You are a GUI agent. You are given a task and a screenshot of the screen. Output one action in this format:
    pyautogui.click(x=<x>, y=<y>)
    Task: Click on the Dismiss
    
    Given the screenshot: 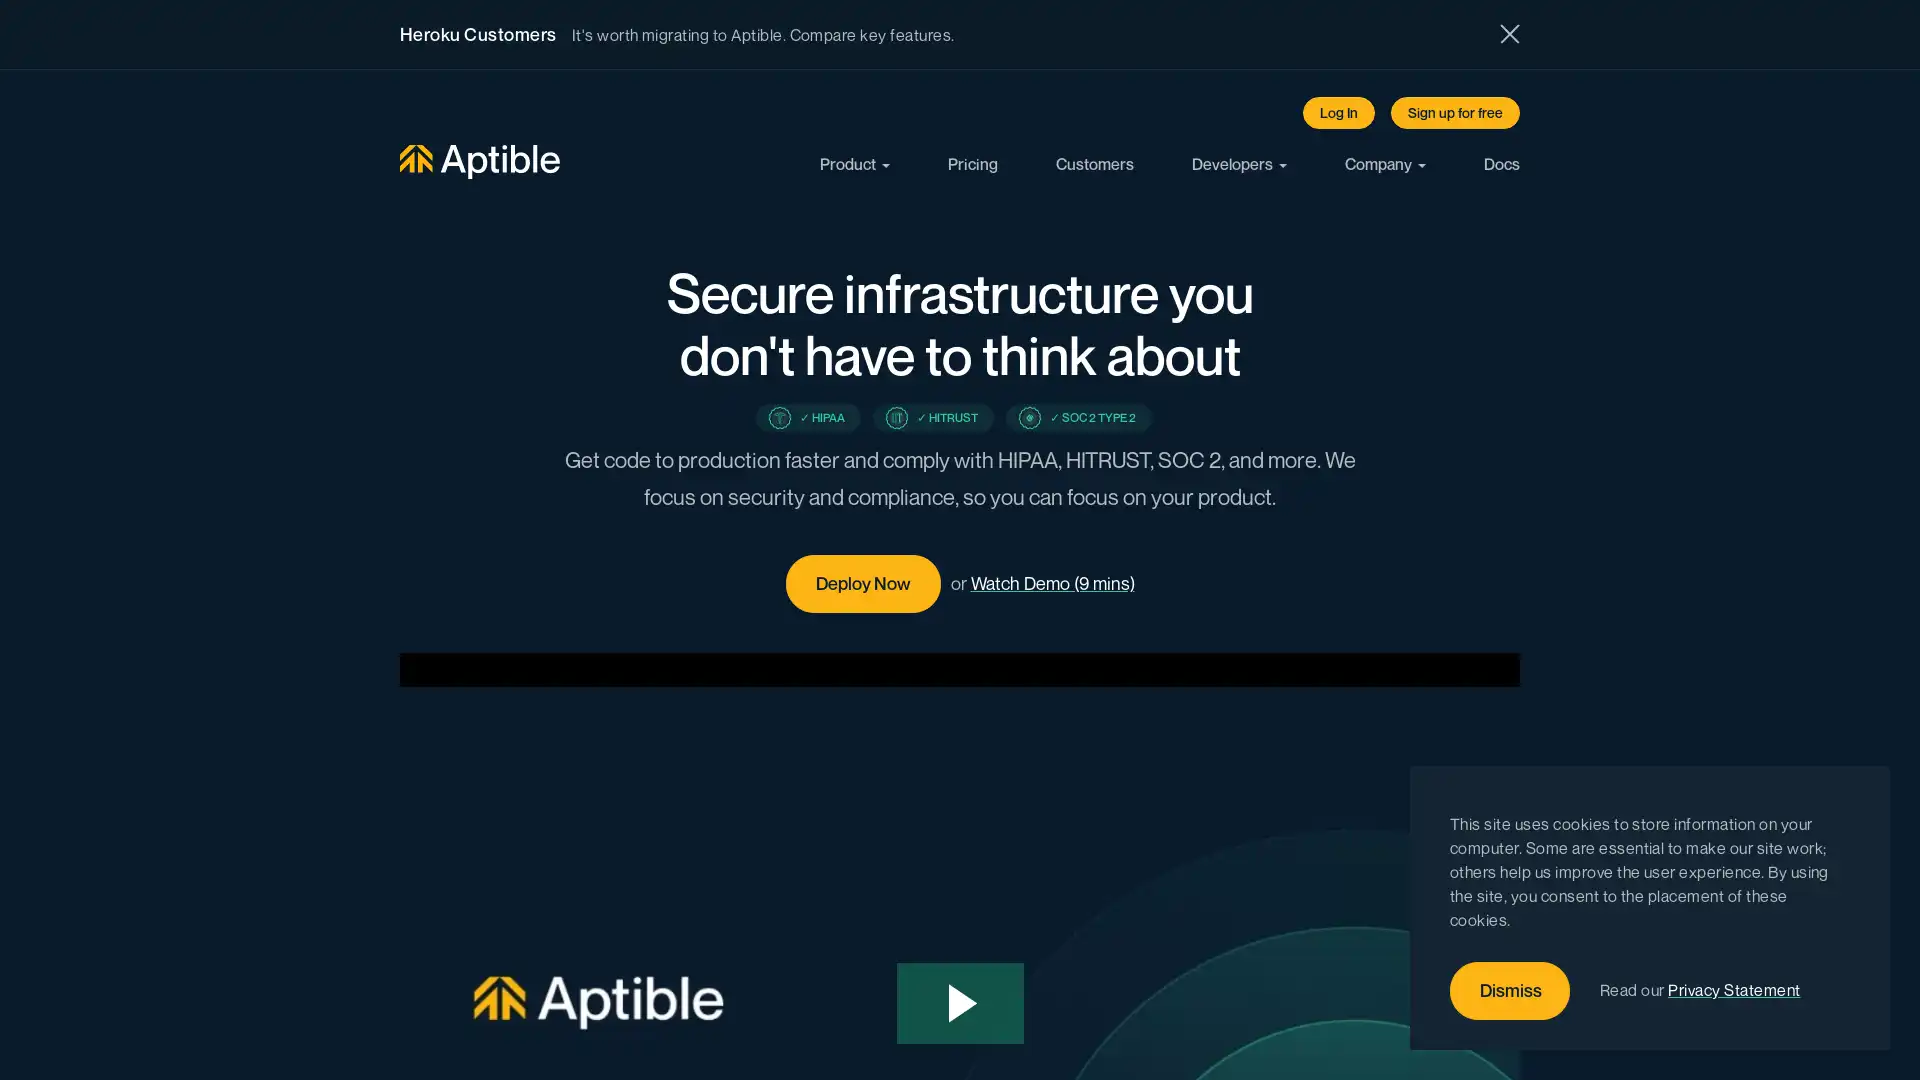 What is the action you would take?
    pyautogui.click(x=1510, y=991)
    